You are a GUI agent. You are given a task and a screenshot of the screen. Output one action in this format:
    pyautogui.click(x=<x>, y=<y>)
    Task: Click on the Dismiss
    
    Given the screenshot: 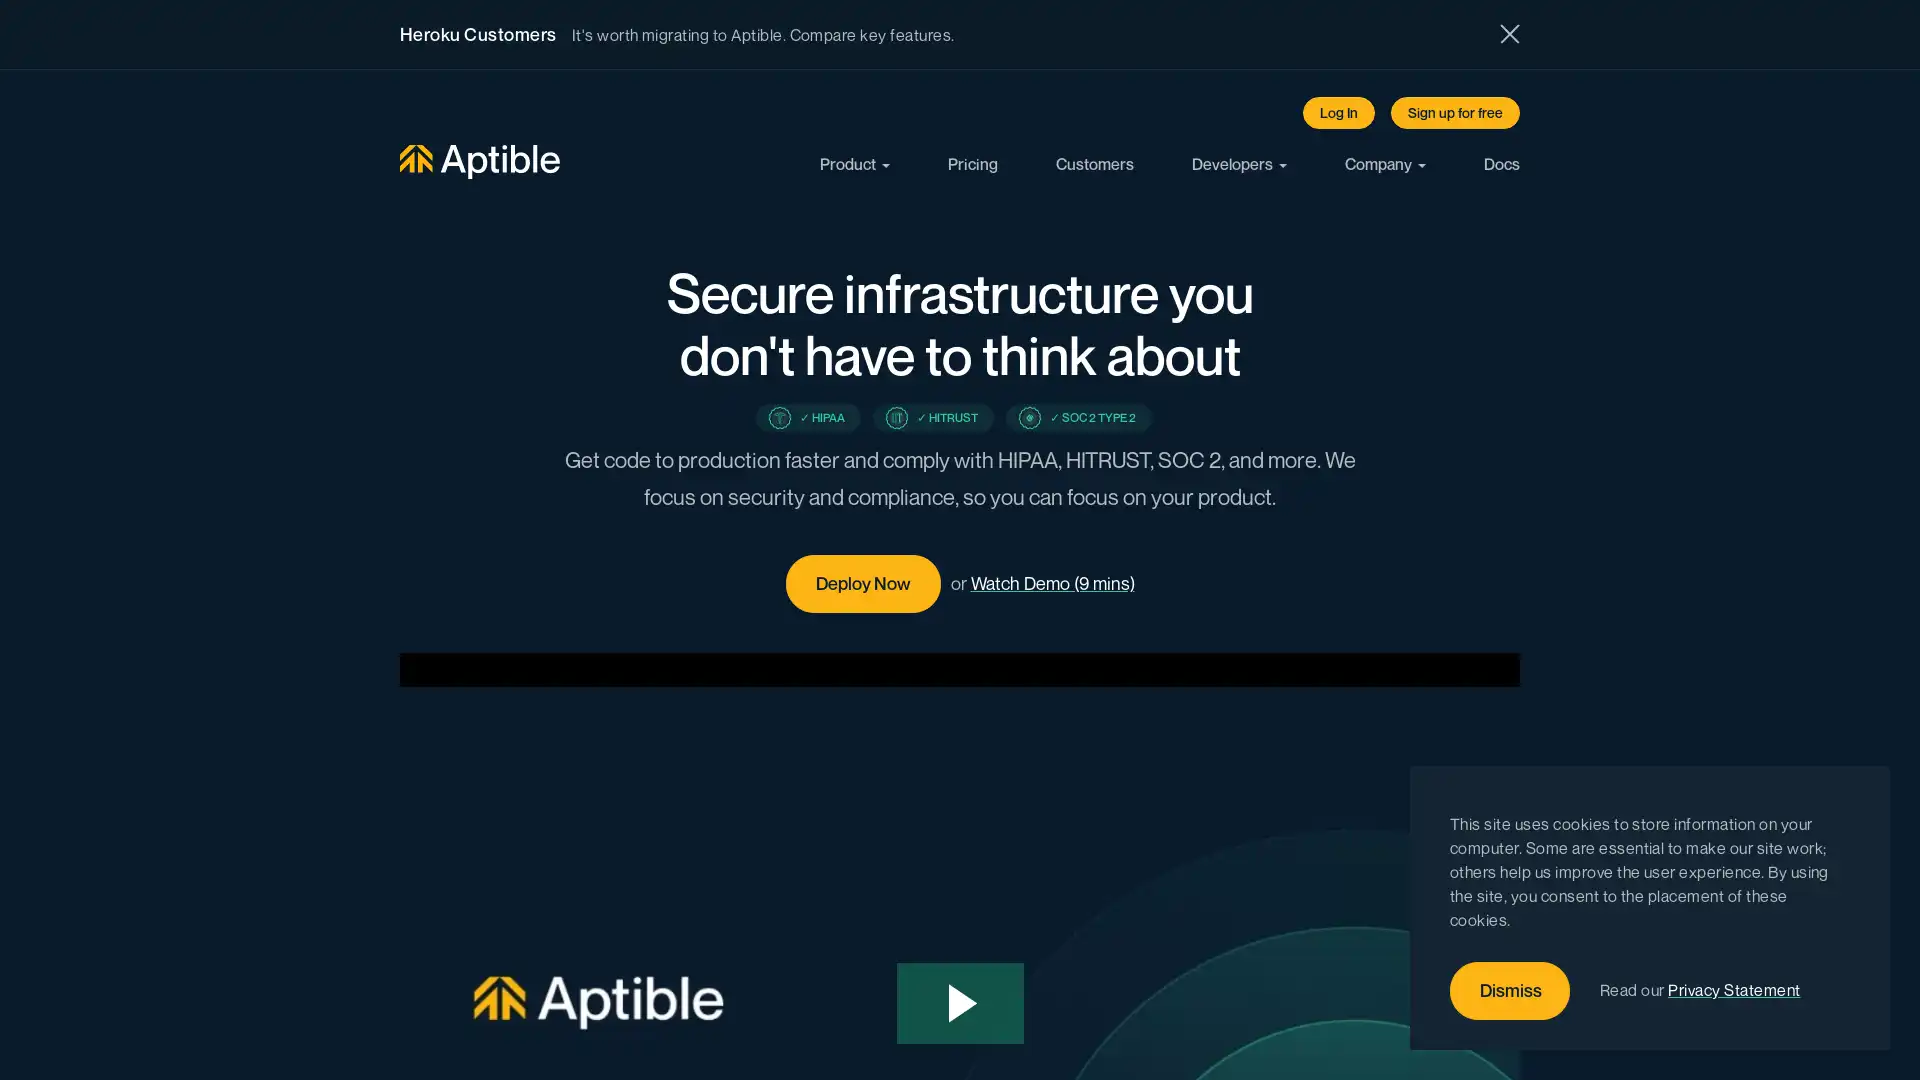 What is the action you would take?
    pyautogui.click(x=1510, y=991)
    